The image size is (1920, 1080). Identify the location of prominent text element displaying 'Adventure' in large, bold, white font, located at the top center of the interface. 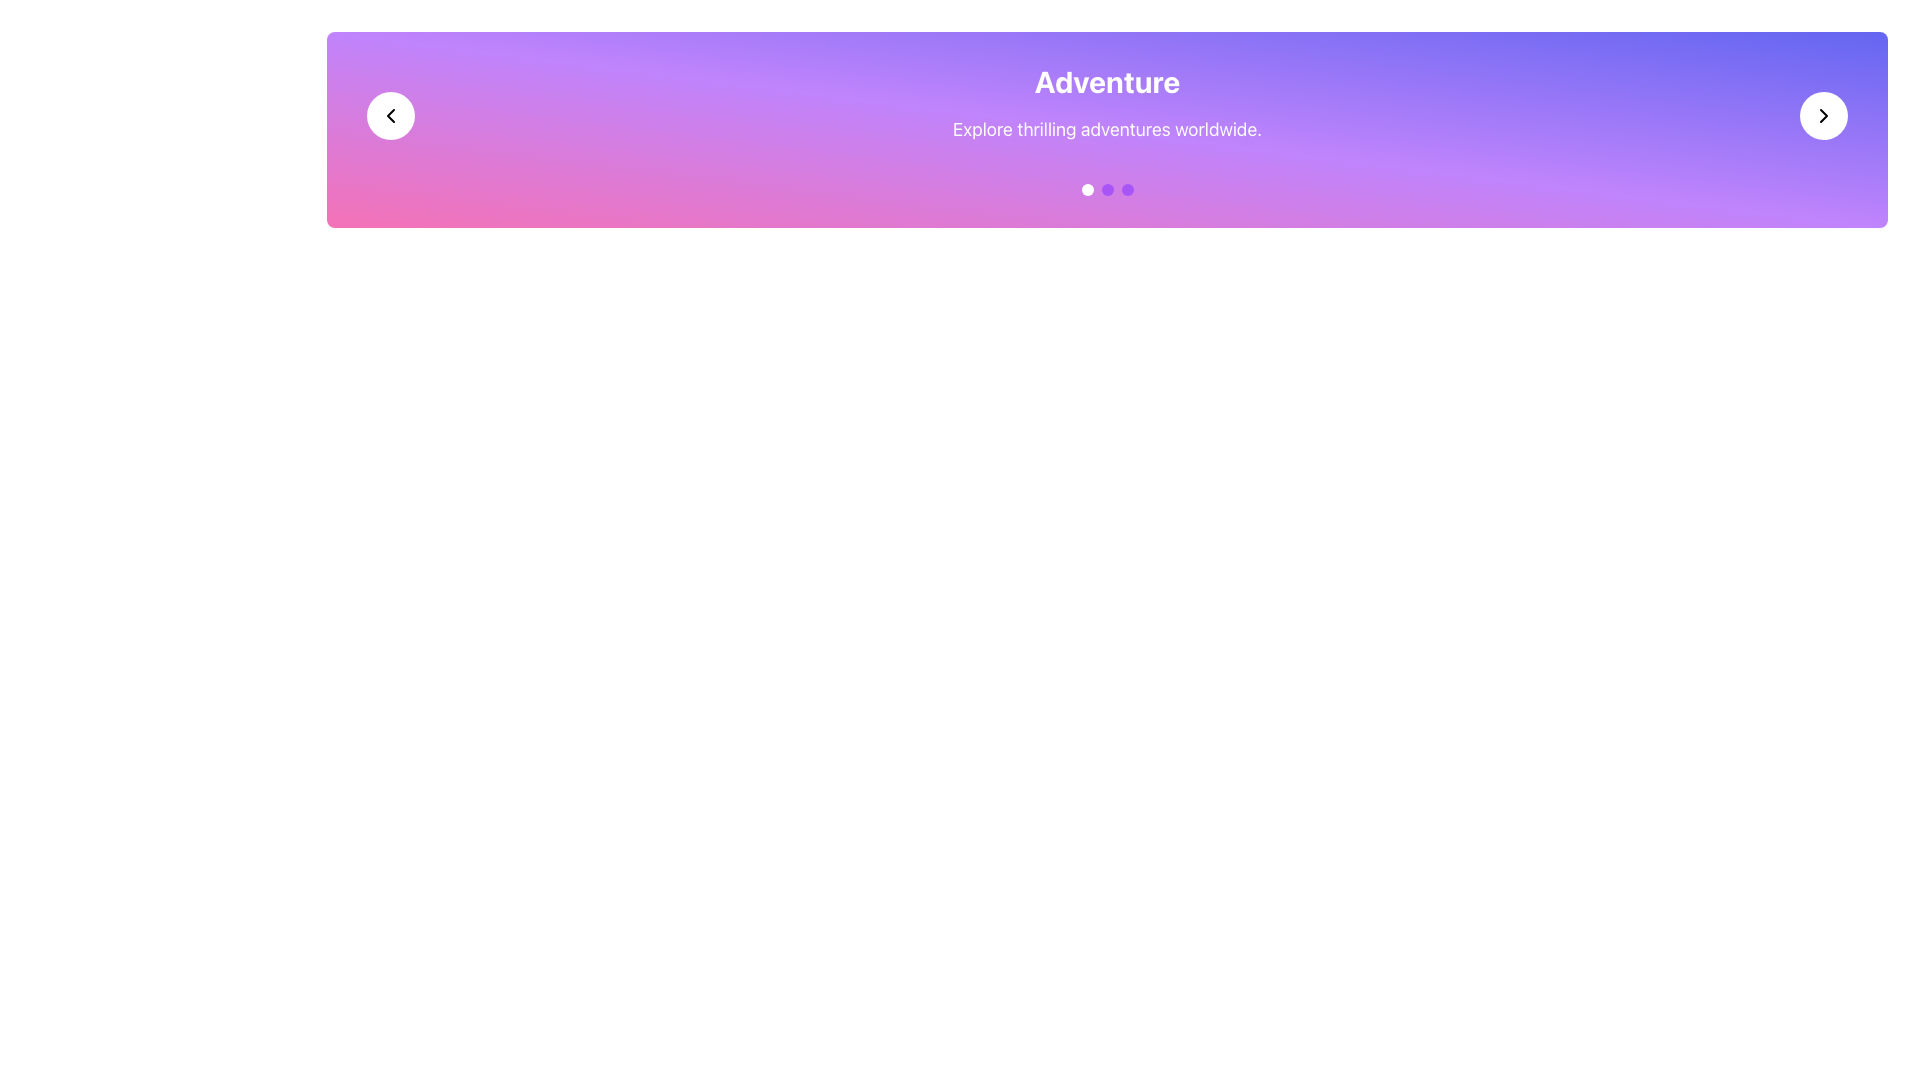
(1106, 80).